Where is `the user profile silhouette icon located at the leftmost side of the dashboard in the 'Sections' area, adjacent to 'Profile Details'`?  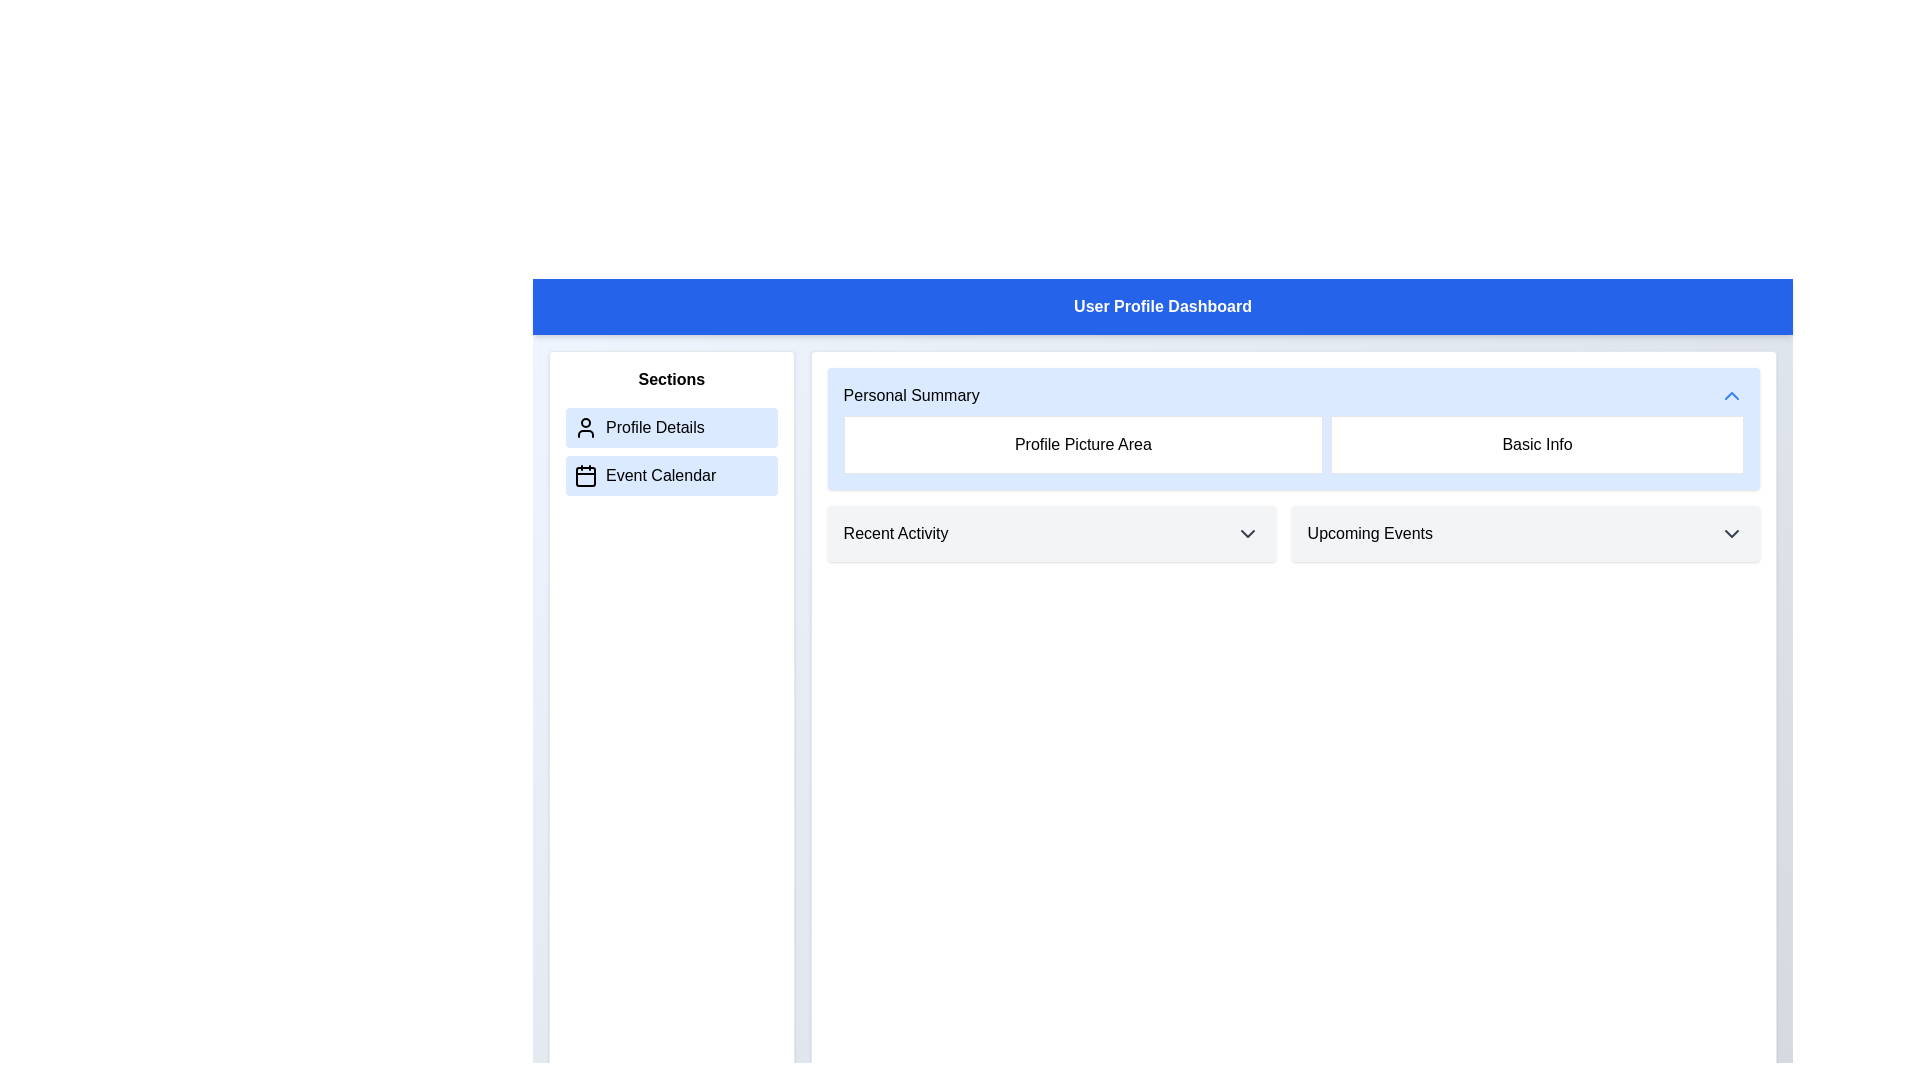 the user profile silhouette icon located at the leftmost side of the dashboard in the 'Sections' area, adjacent to 'Profile Details' is located at coordinates (584, 427).